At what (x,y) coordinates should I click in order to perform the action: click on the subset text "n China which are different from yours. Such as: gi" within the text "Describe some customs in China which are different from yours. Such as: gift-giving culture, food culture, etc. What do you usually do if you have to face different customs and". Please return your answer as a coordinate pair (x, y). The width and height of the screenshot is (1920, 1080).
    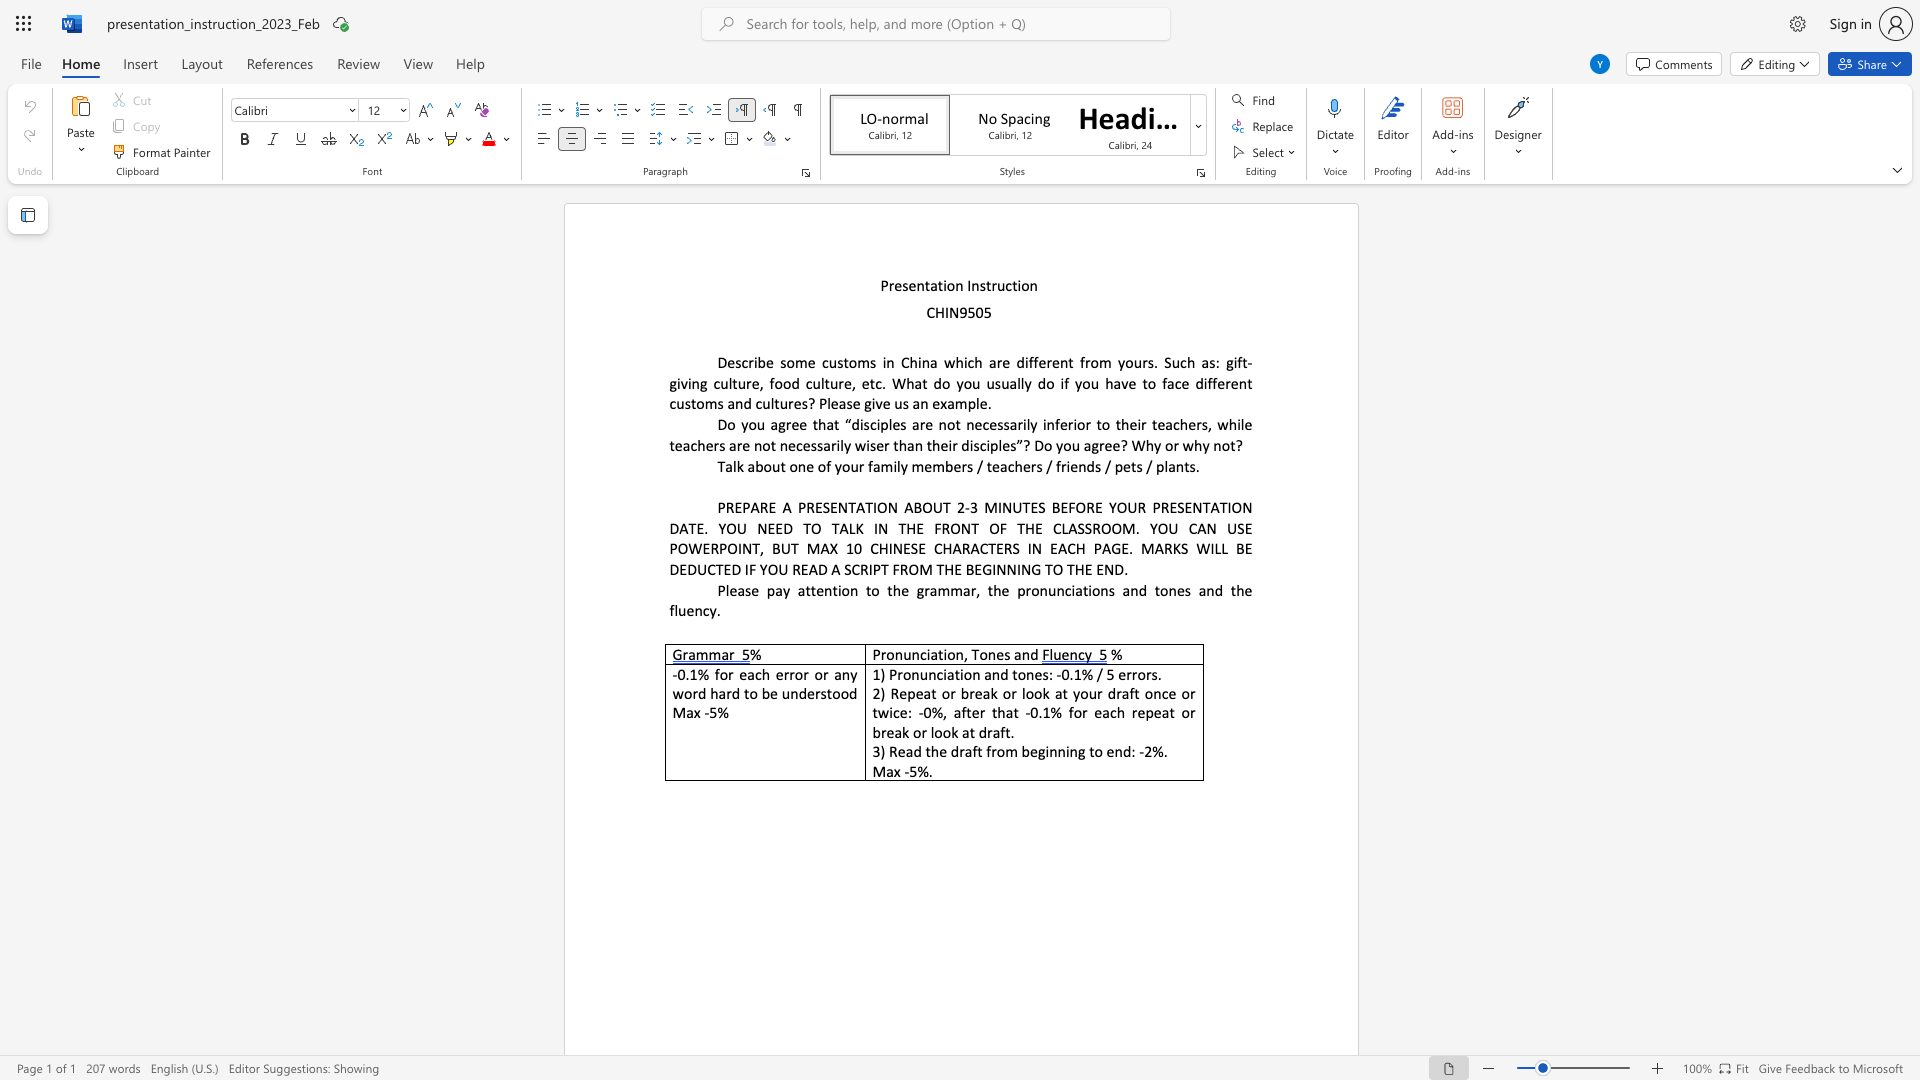
    Looking at the image, I should click on (885, 362).